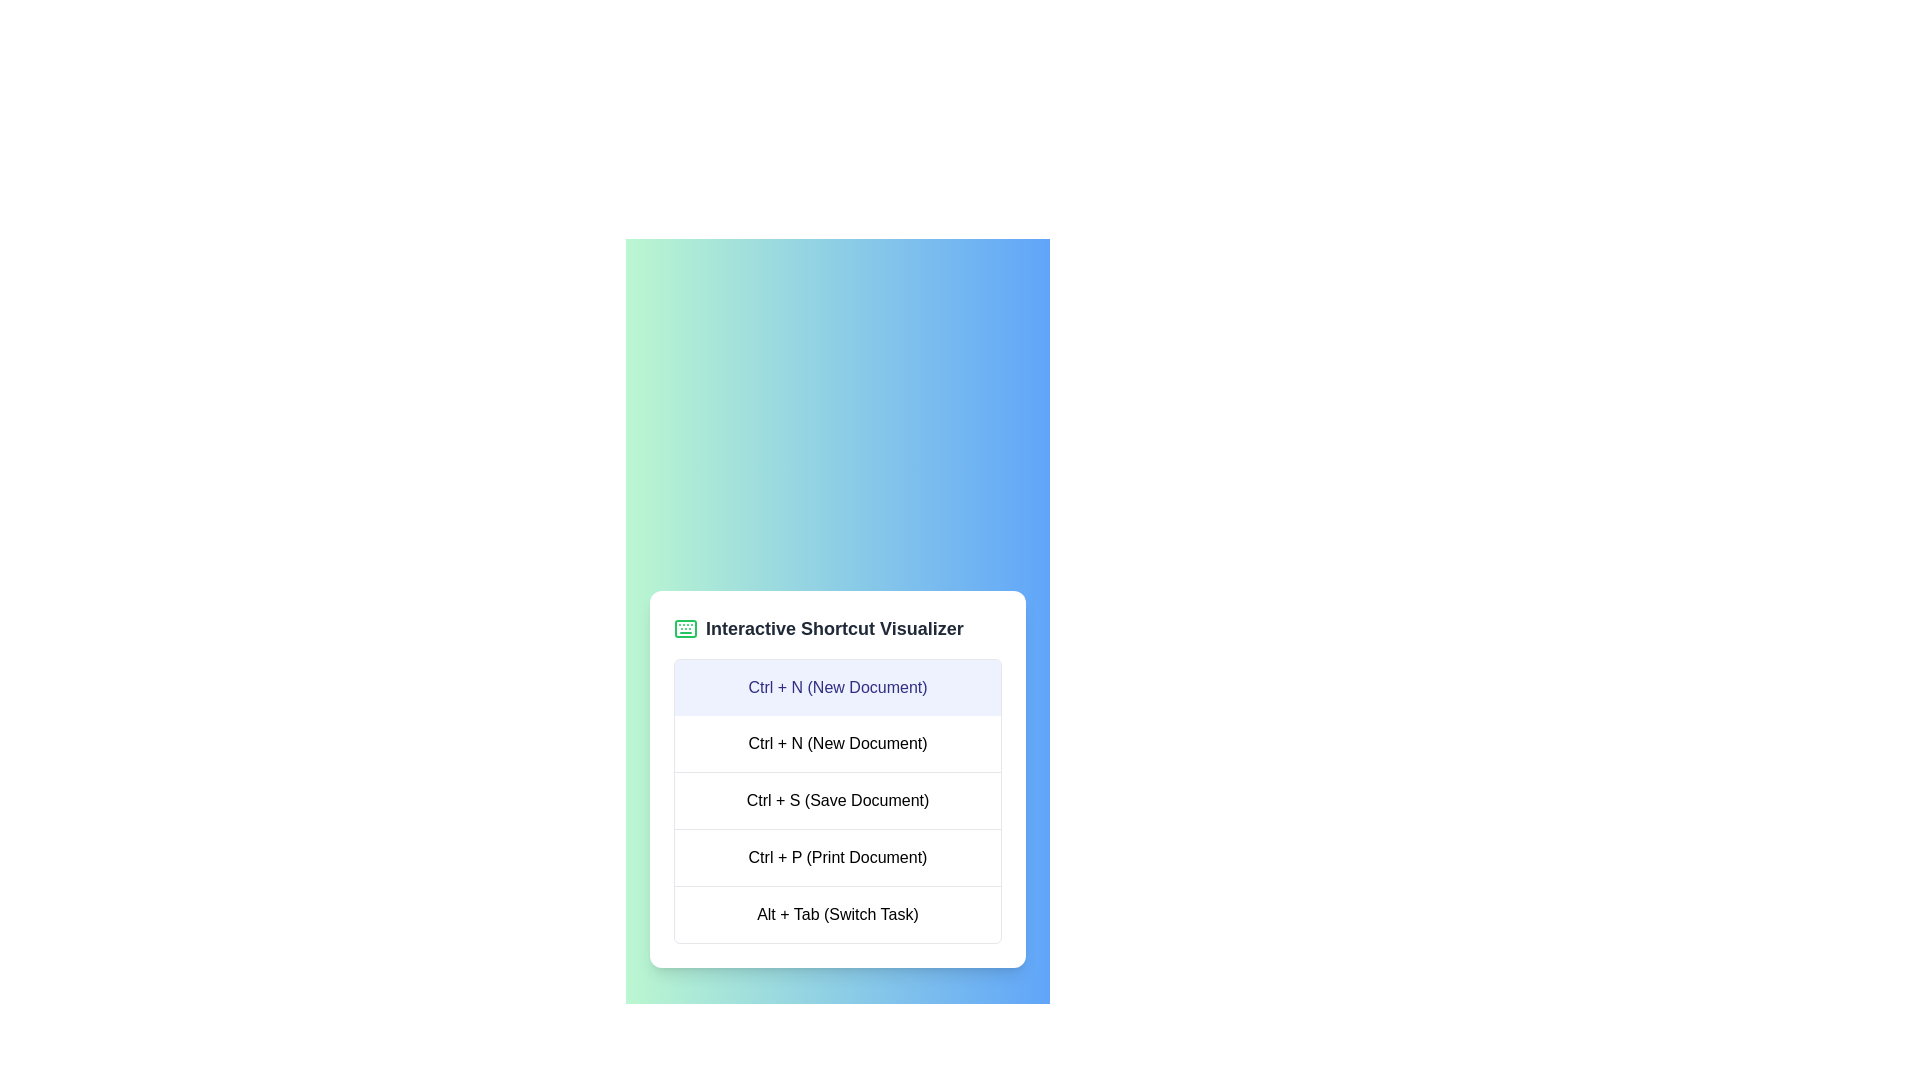  What do you see at coordinates (838, 798) in the screenshot?
I see `the text-based list item displaying 'Ctrl + S (Save Document)', which is the second item in the vertical list of the 'Interactive Shortcut Visualizer'` at bounding box center [838, 798].